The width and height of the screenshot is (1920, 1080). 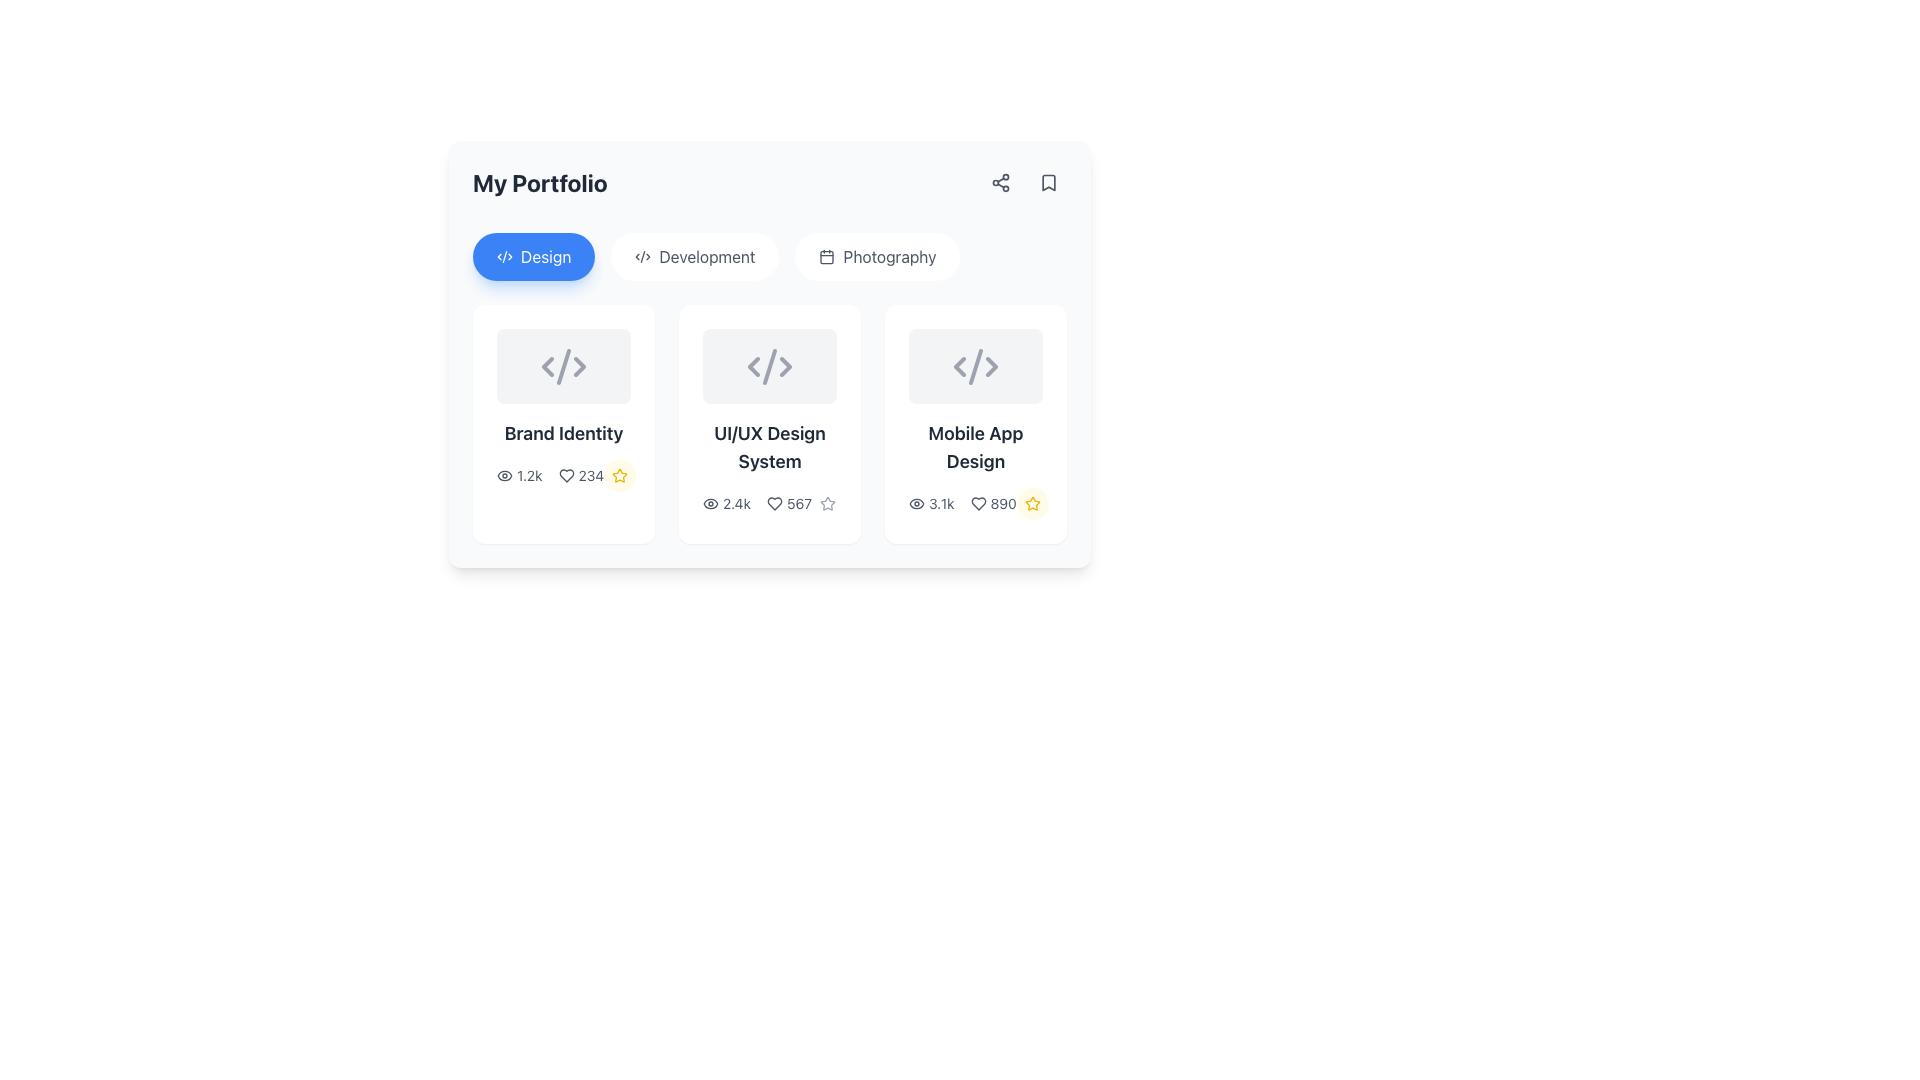 What do you see at coordinates (768, 446) in the screenshot?
I see `the card surrounding the 'UI/UX Design System' title text label located in the second card under the 'Design' tab` at bounding box center [768, 446].